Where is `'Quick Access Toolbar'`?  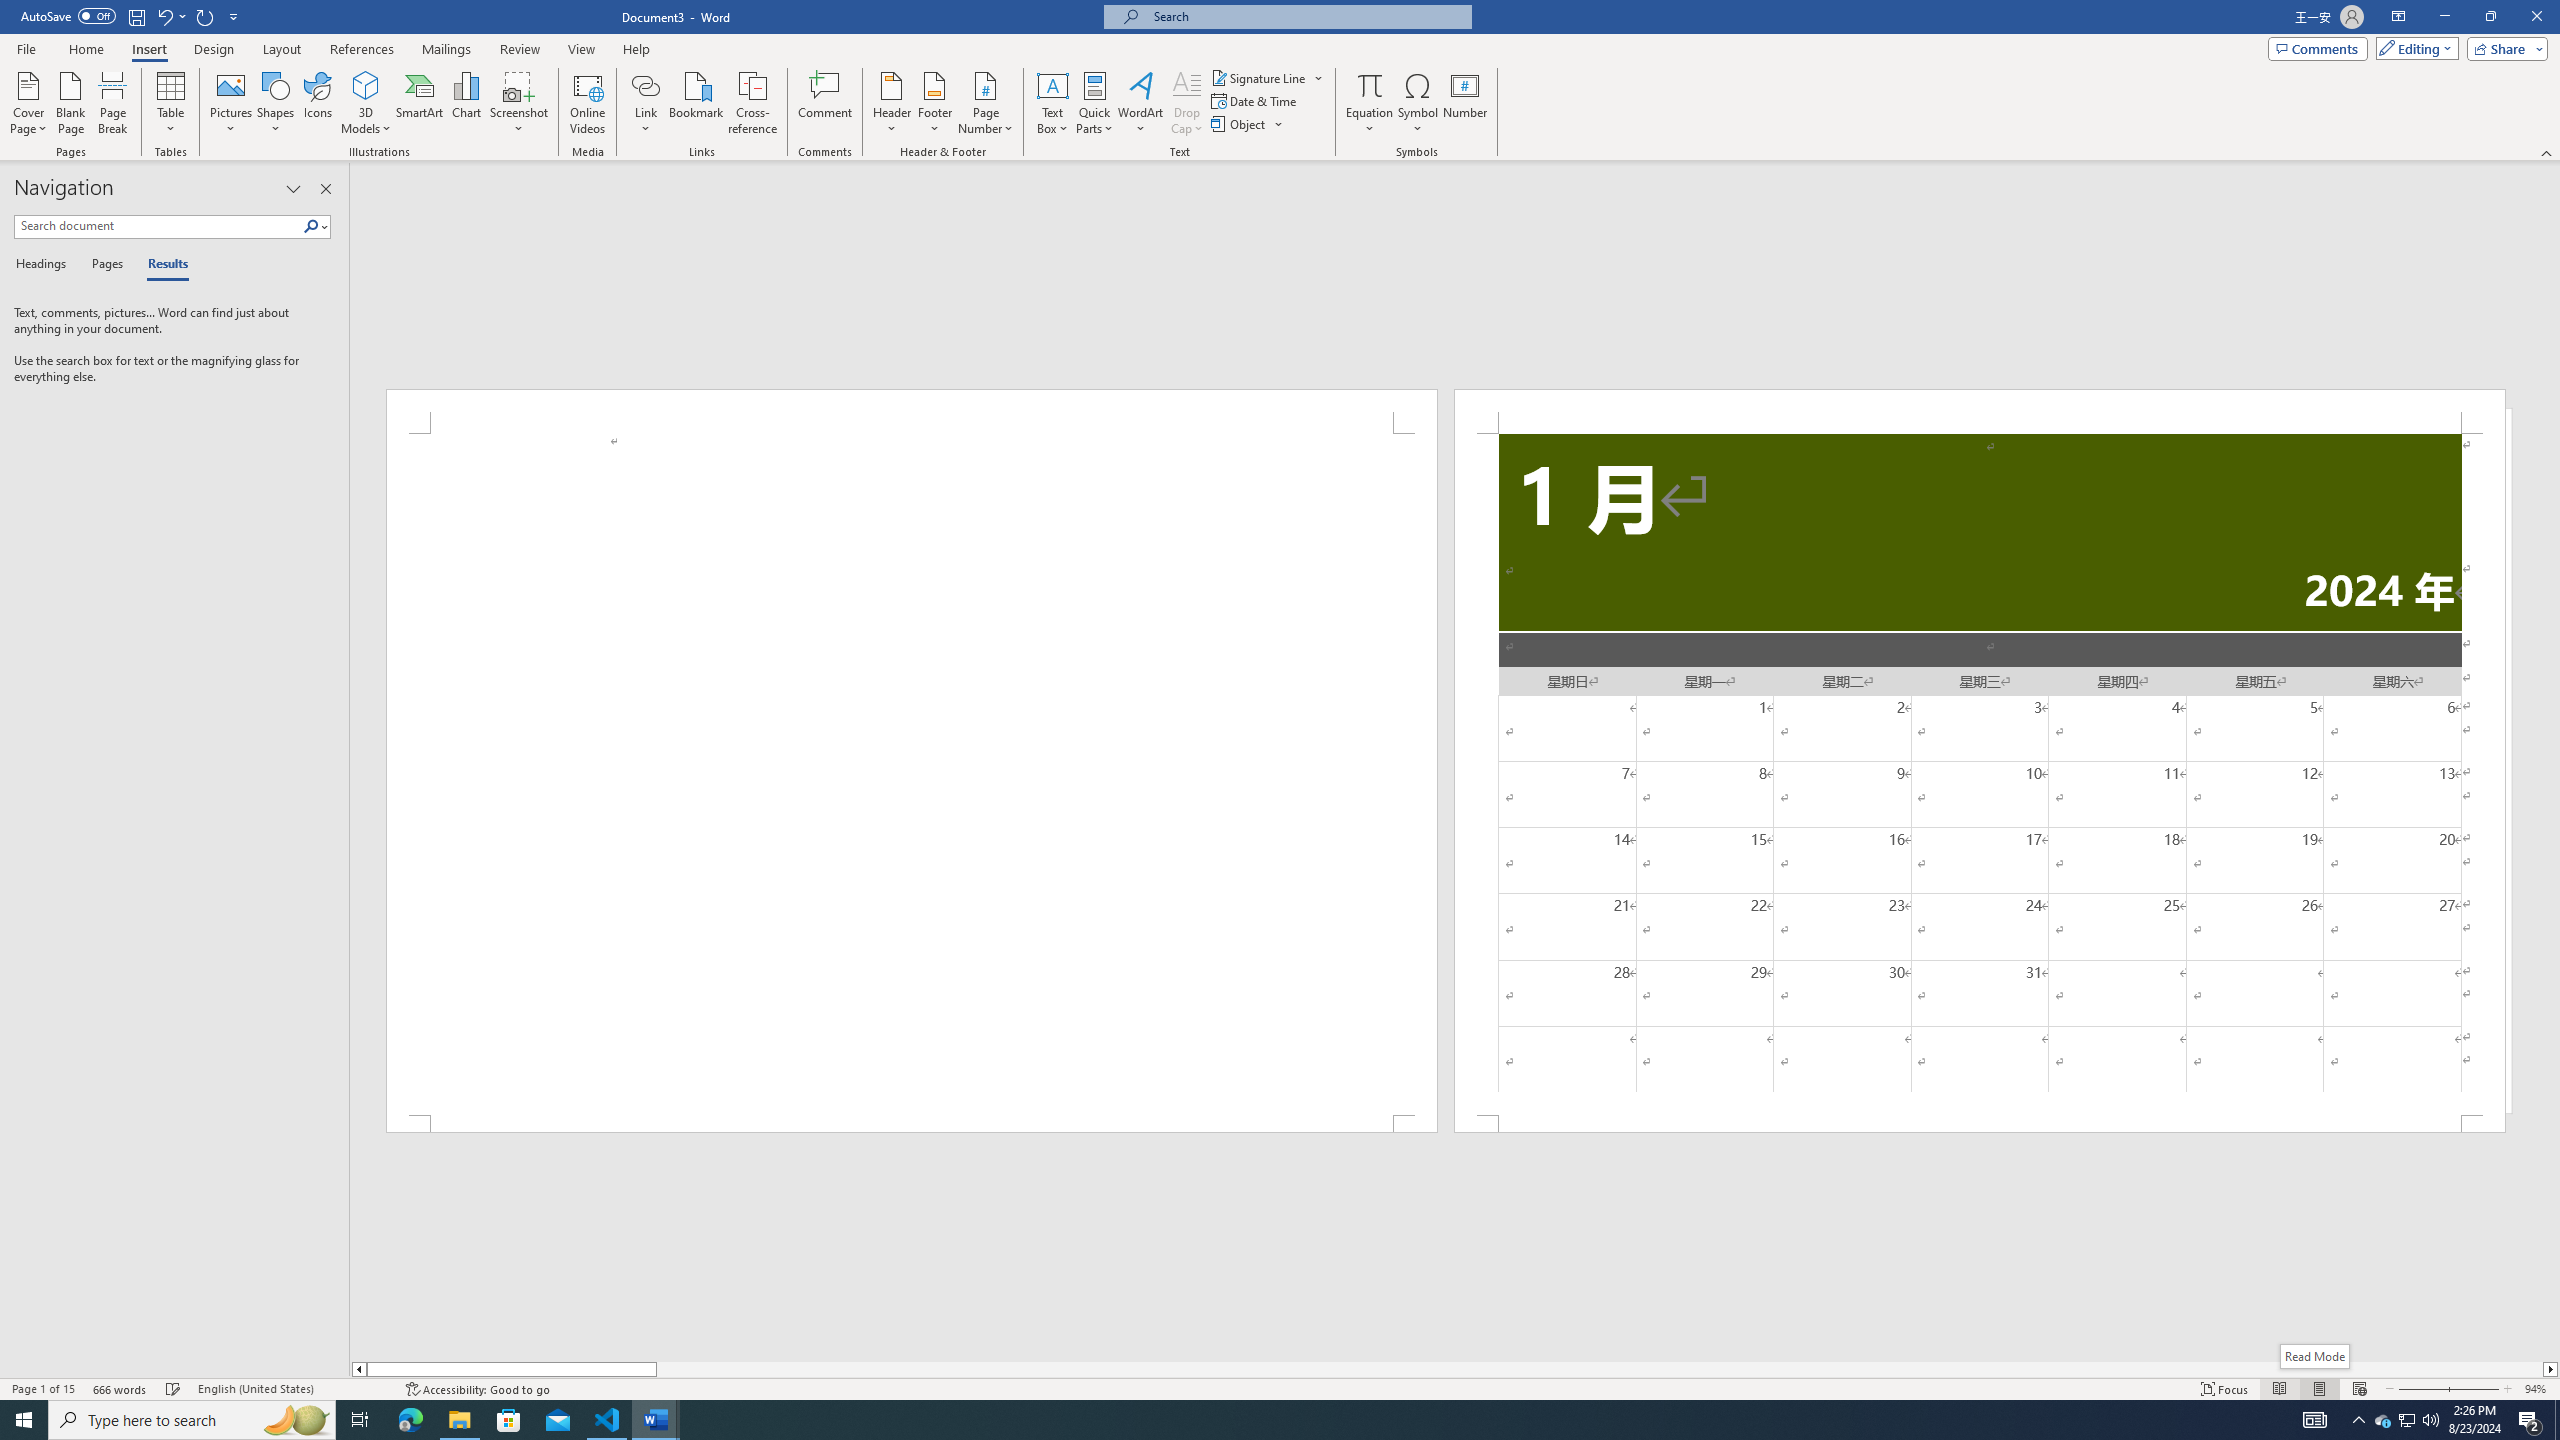 'Quick Access Toolbar' is located at coordinates (130, 16).